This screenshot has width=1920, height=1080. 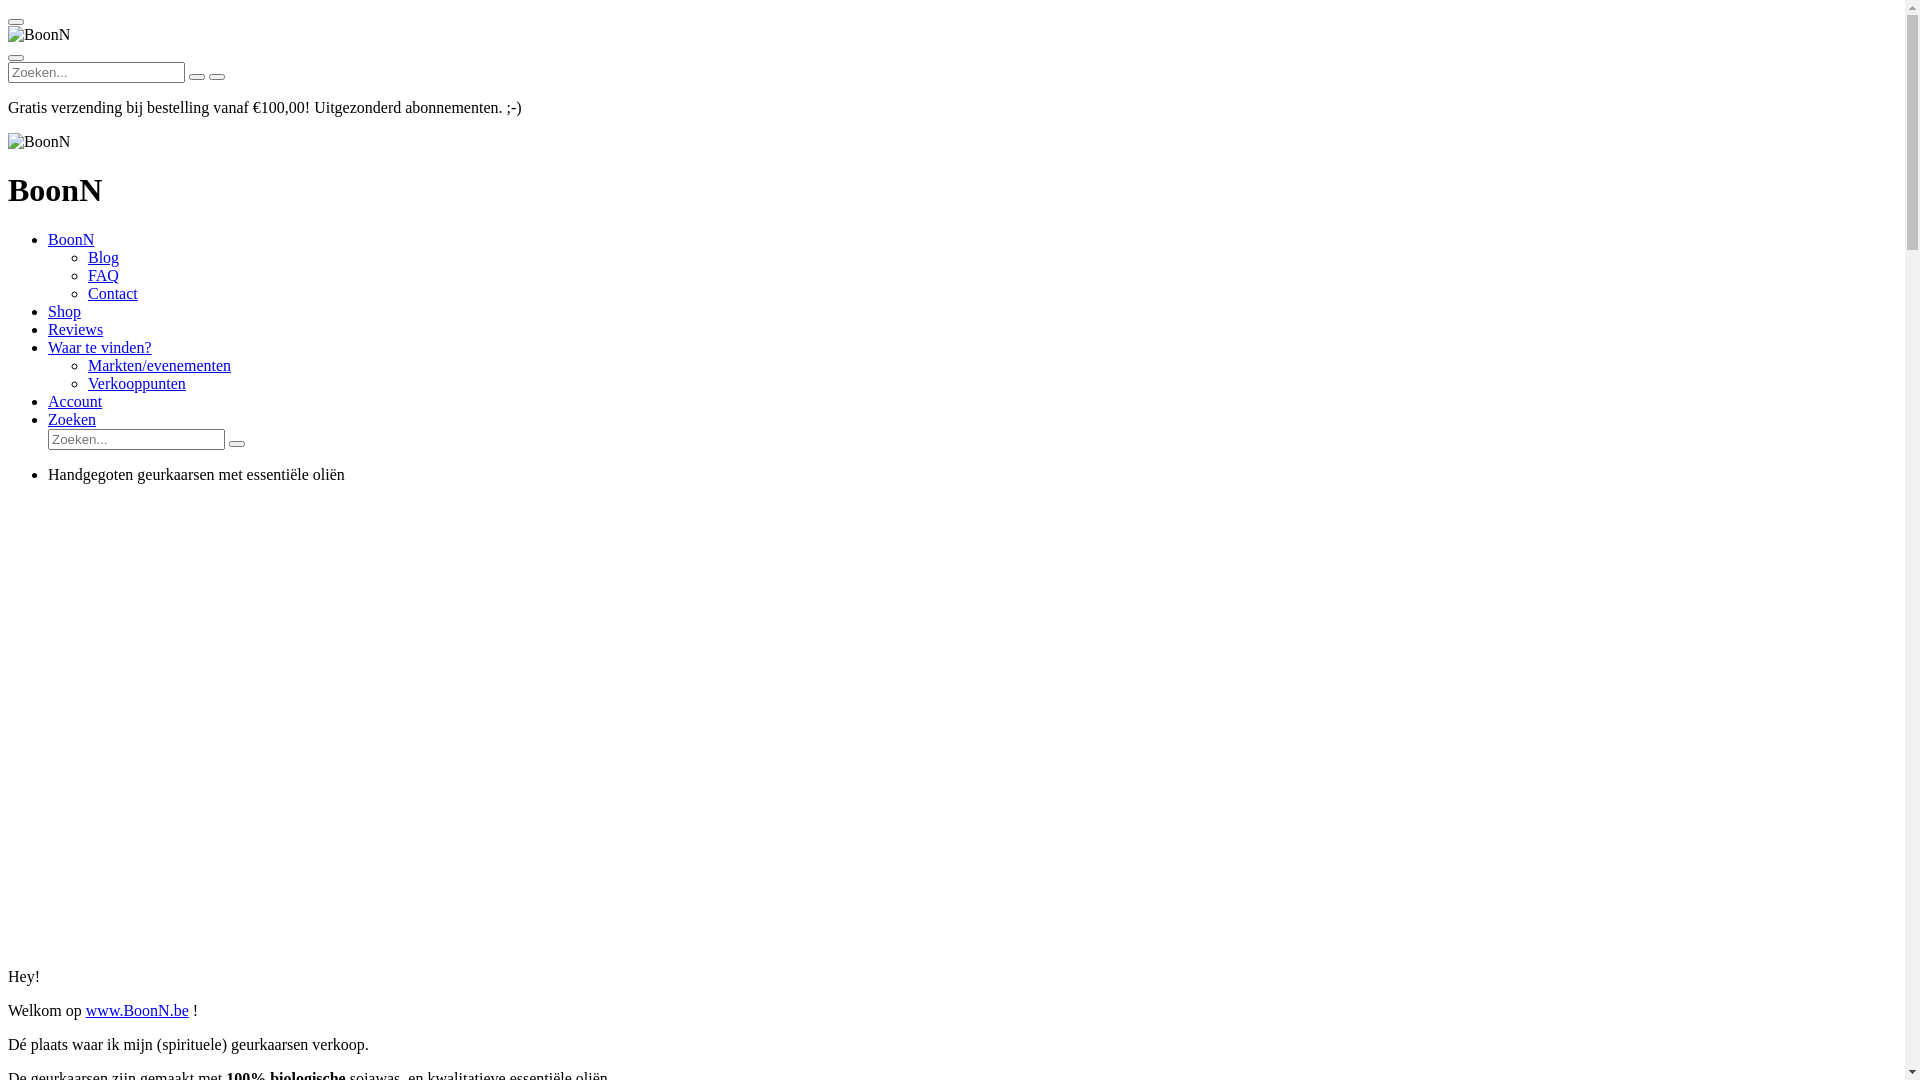 What do you see at coordinates (8, 34) in the screenshot?
I see `'BoonN'` at bounding box center [8, 34].